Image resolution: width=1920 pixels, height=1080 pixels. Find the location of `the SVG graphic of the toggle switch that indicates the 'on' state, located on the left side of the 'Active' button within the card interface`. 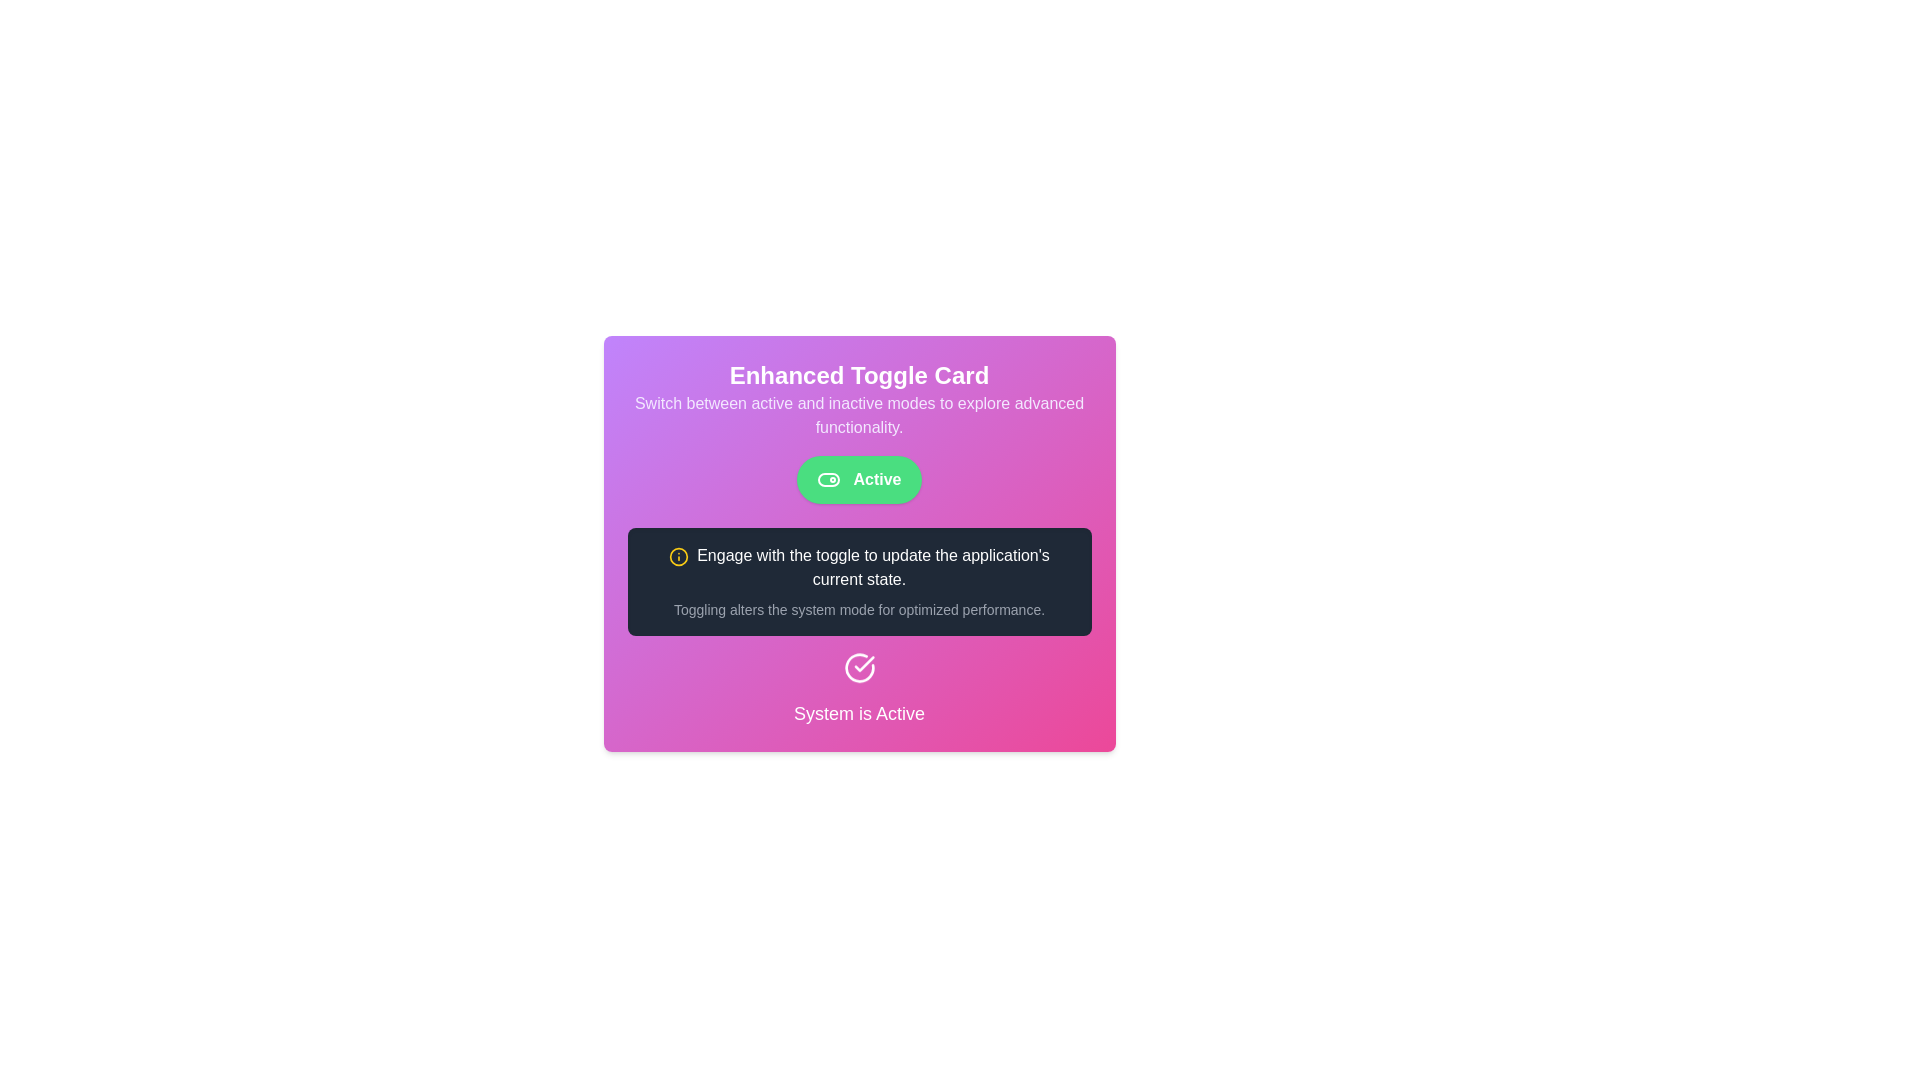

the SVG graphic of the toggle switch that indicates the 'on' state, located on the left side of the 'Active' button within the card interface is located at coordinates (829, 479).